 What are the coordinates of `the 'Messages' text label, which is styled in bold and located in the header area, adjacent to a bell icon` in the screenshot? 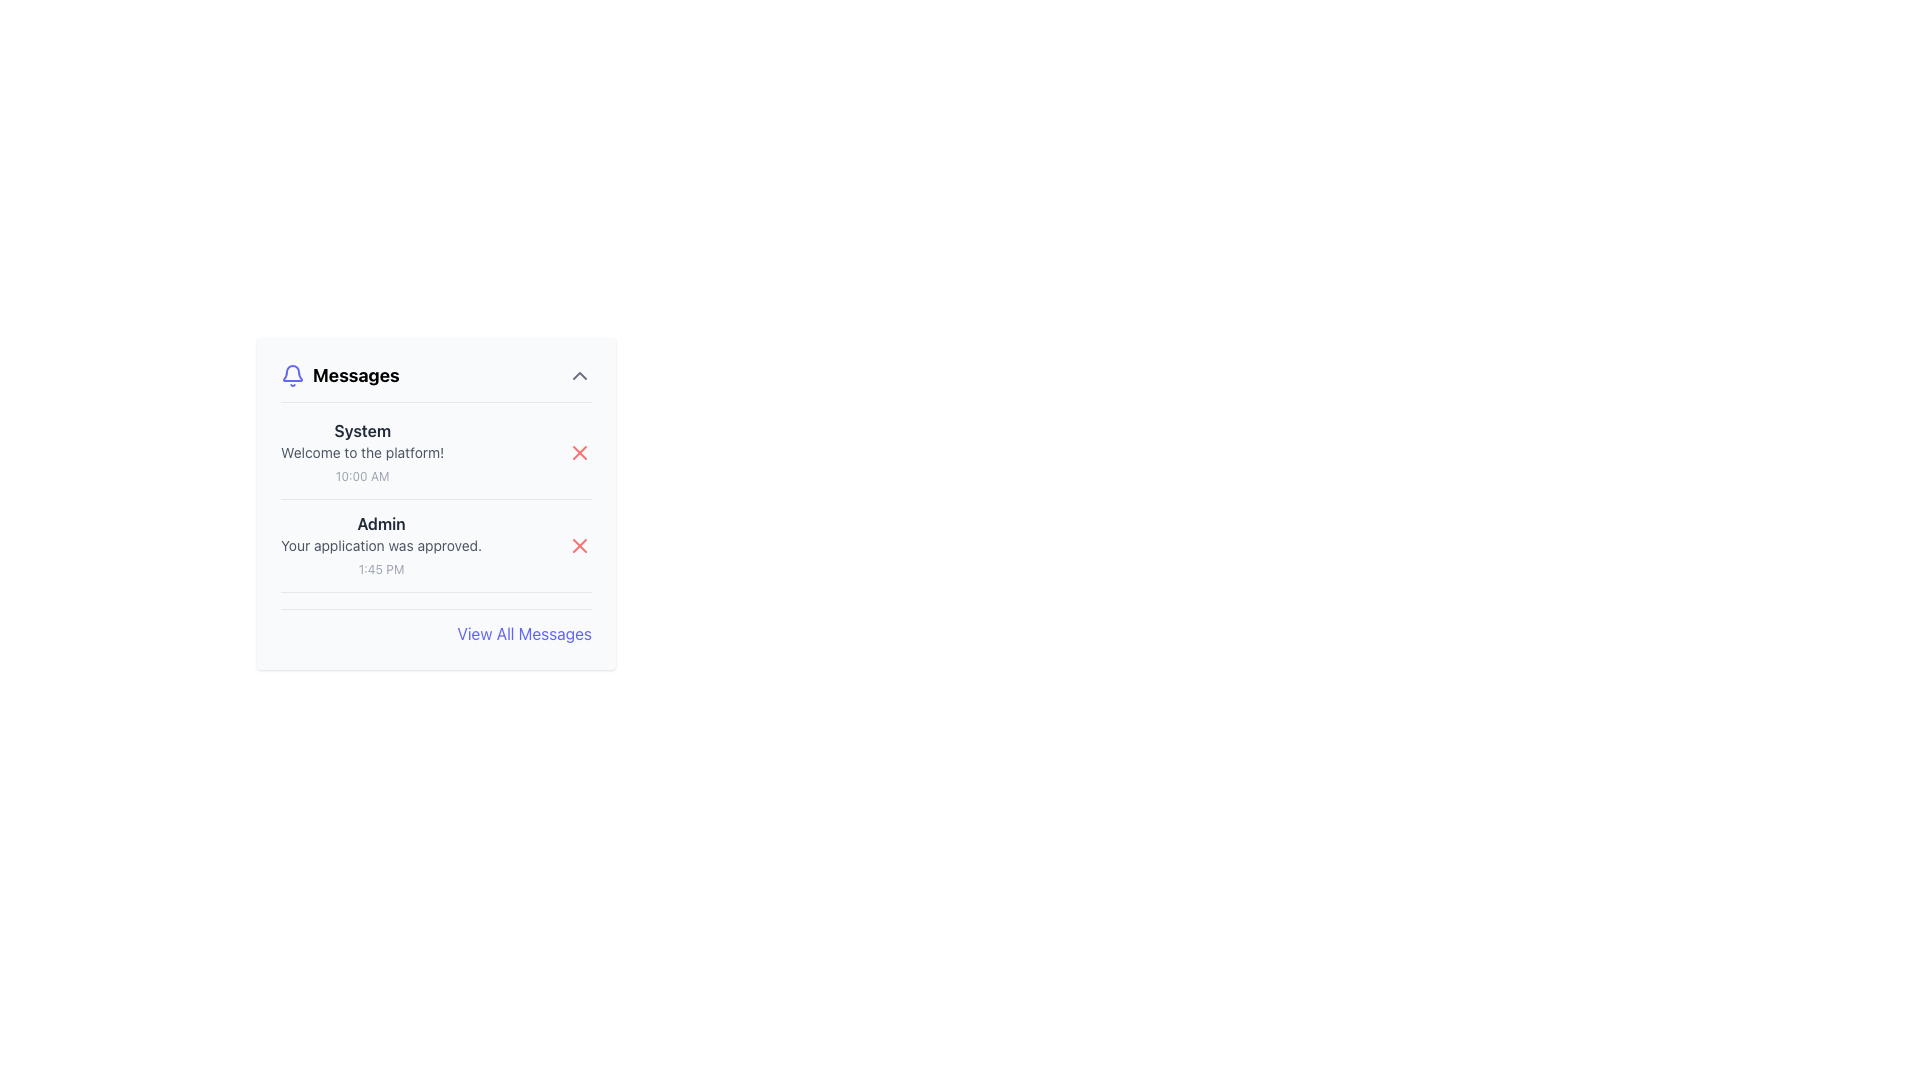 It's located at (340, 375).